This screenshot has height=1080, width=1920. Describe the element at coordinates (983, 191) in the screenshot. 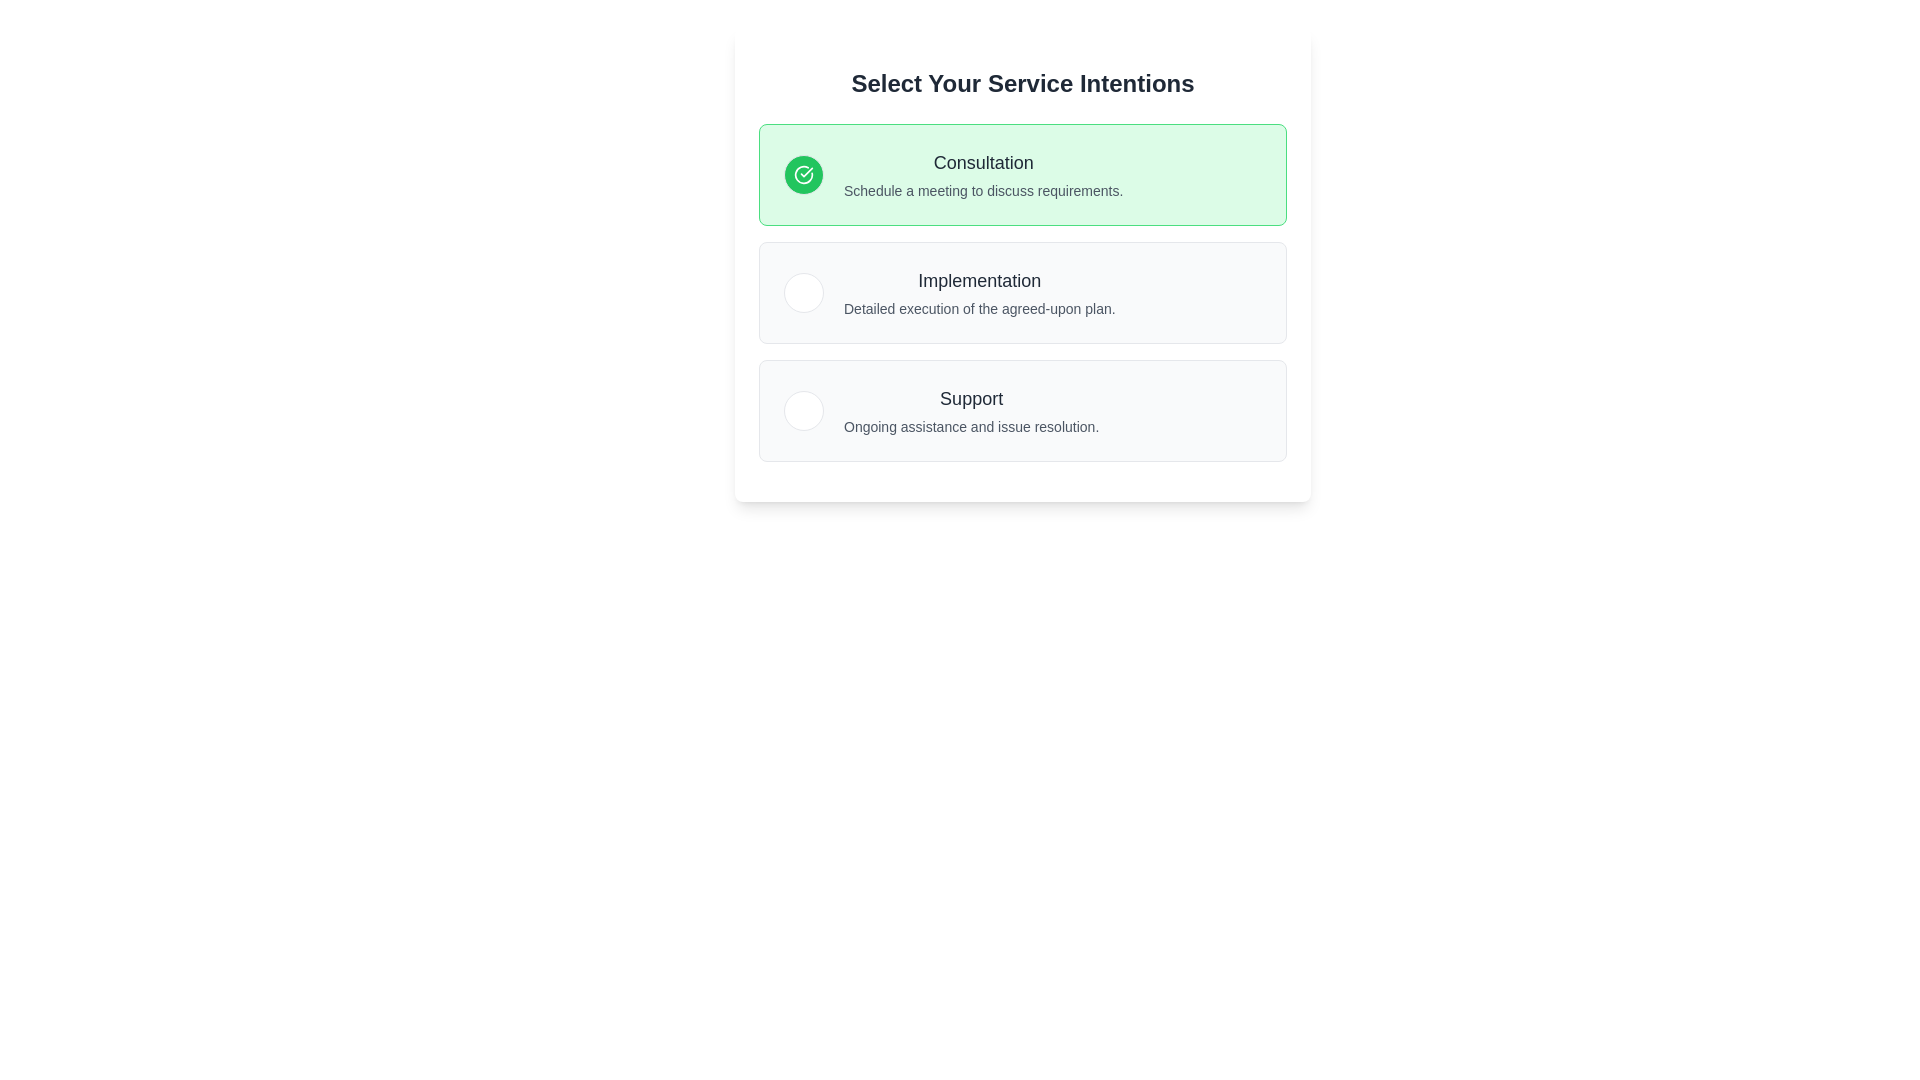

I see `informational text displaying 'Schedule a meeting to discuss requirements.' located in the 'Consultation' section, positioned slightly below the main heading 'Consultation' in the first option card` at that location.